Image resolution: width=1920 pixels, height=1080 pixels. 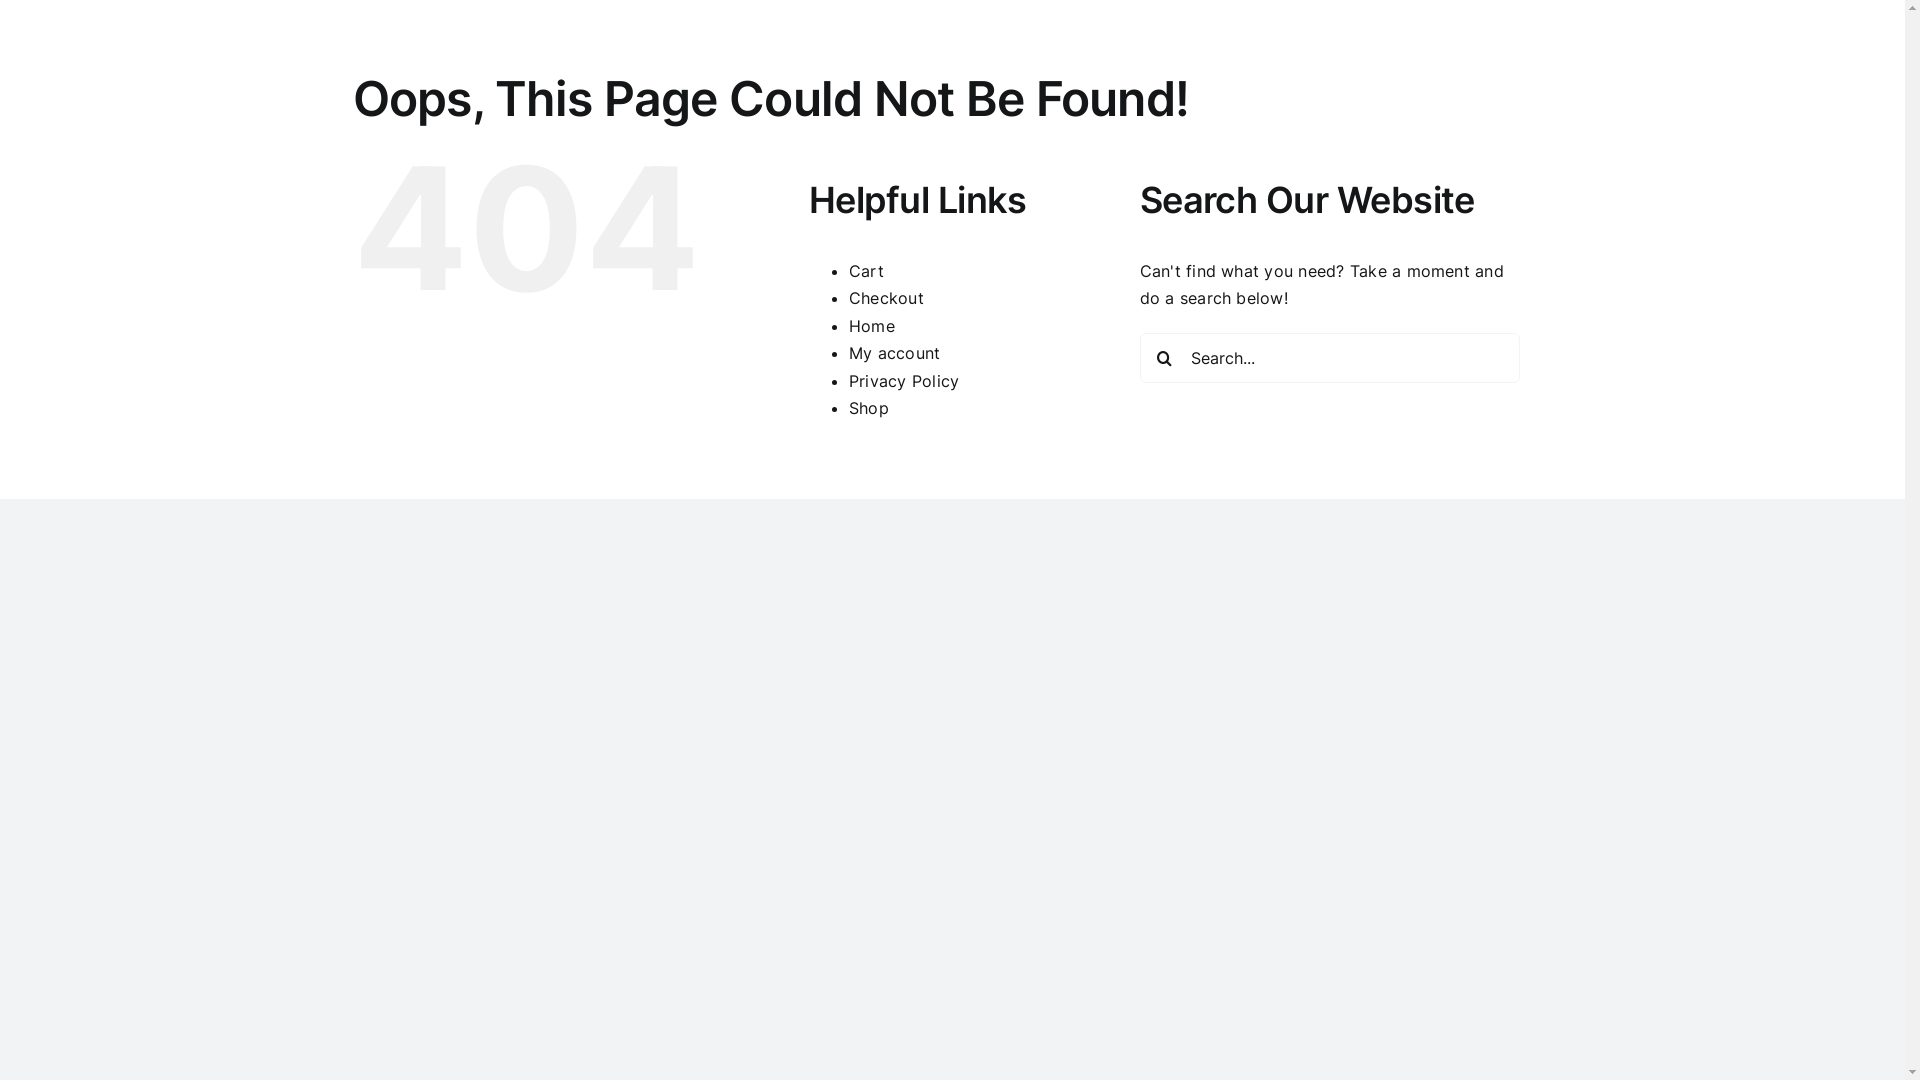 What do you see at coordinates (849, 325) in the screenshot?
I see `'Home'` at bounding box center [849, 325].